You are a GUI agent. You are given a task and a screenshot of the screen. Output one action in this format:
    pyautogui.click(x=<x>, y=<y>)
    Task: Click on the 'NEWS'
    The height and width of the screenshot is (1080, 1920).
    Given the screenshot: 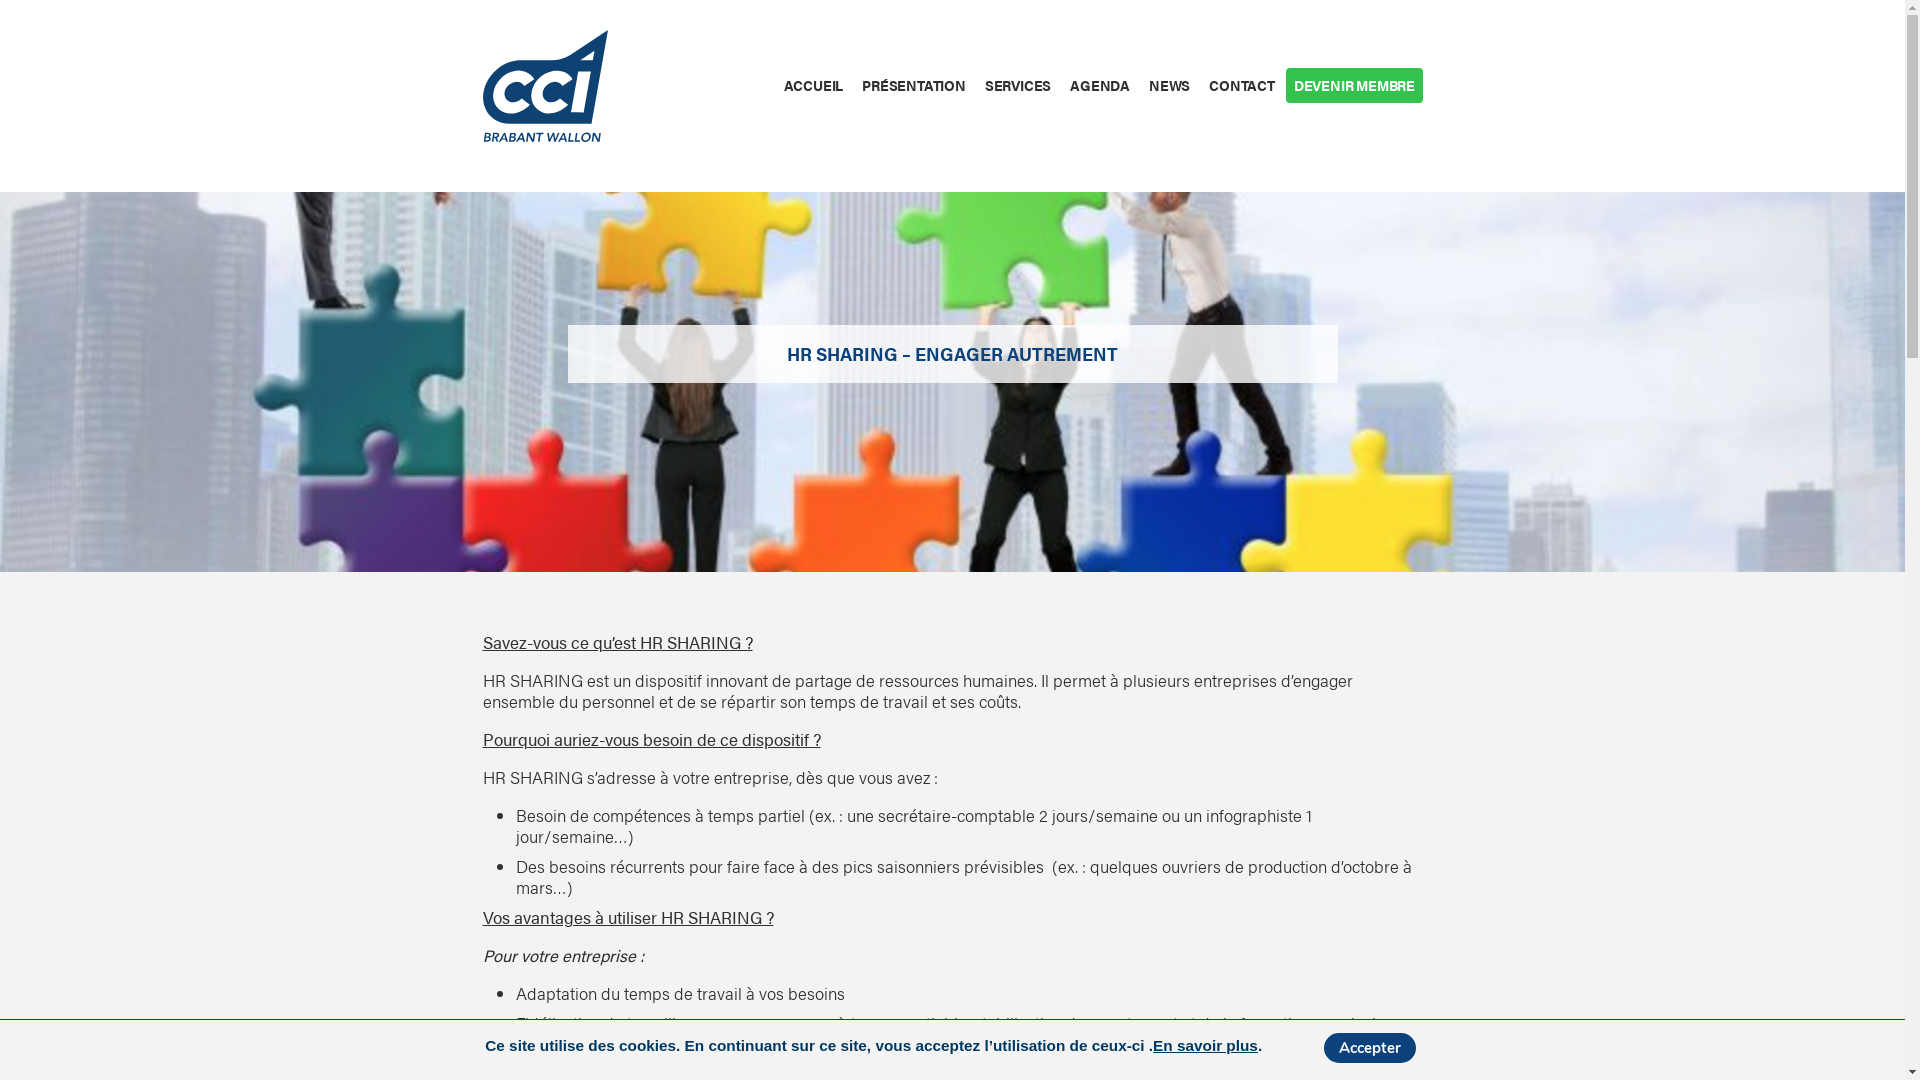 What is the action you would take?
    pyautogui.click(x=1169, y=84)
    